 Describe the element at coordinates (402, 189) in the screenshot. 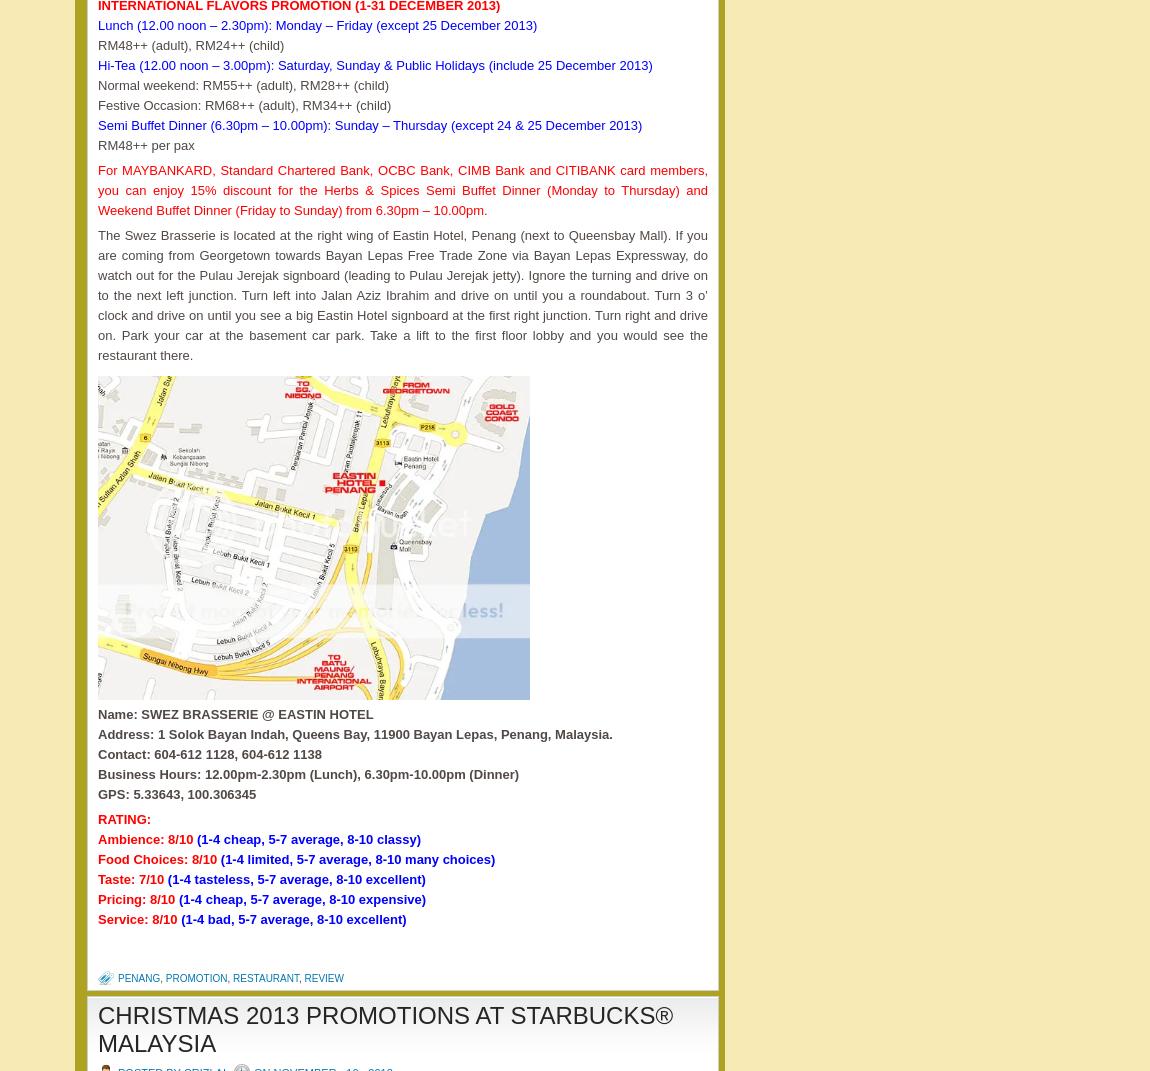

I see `'For MAYBANKARD, Standard Chartered Bank, OCBC Bank, CIMB Bank and CITIBANK card members, you can enjoy 15% discount for the Herbs & Spices Semi Buffet Dinner (Monday to Thursday) and Weekend Buffet Dinner (Friday to Sunday) from 6.30pm – 10.00pm.'` at that location.